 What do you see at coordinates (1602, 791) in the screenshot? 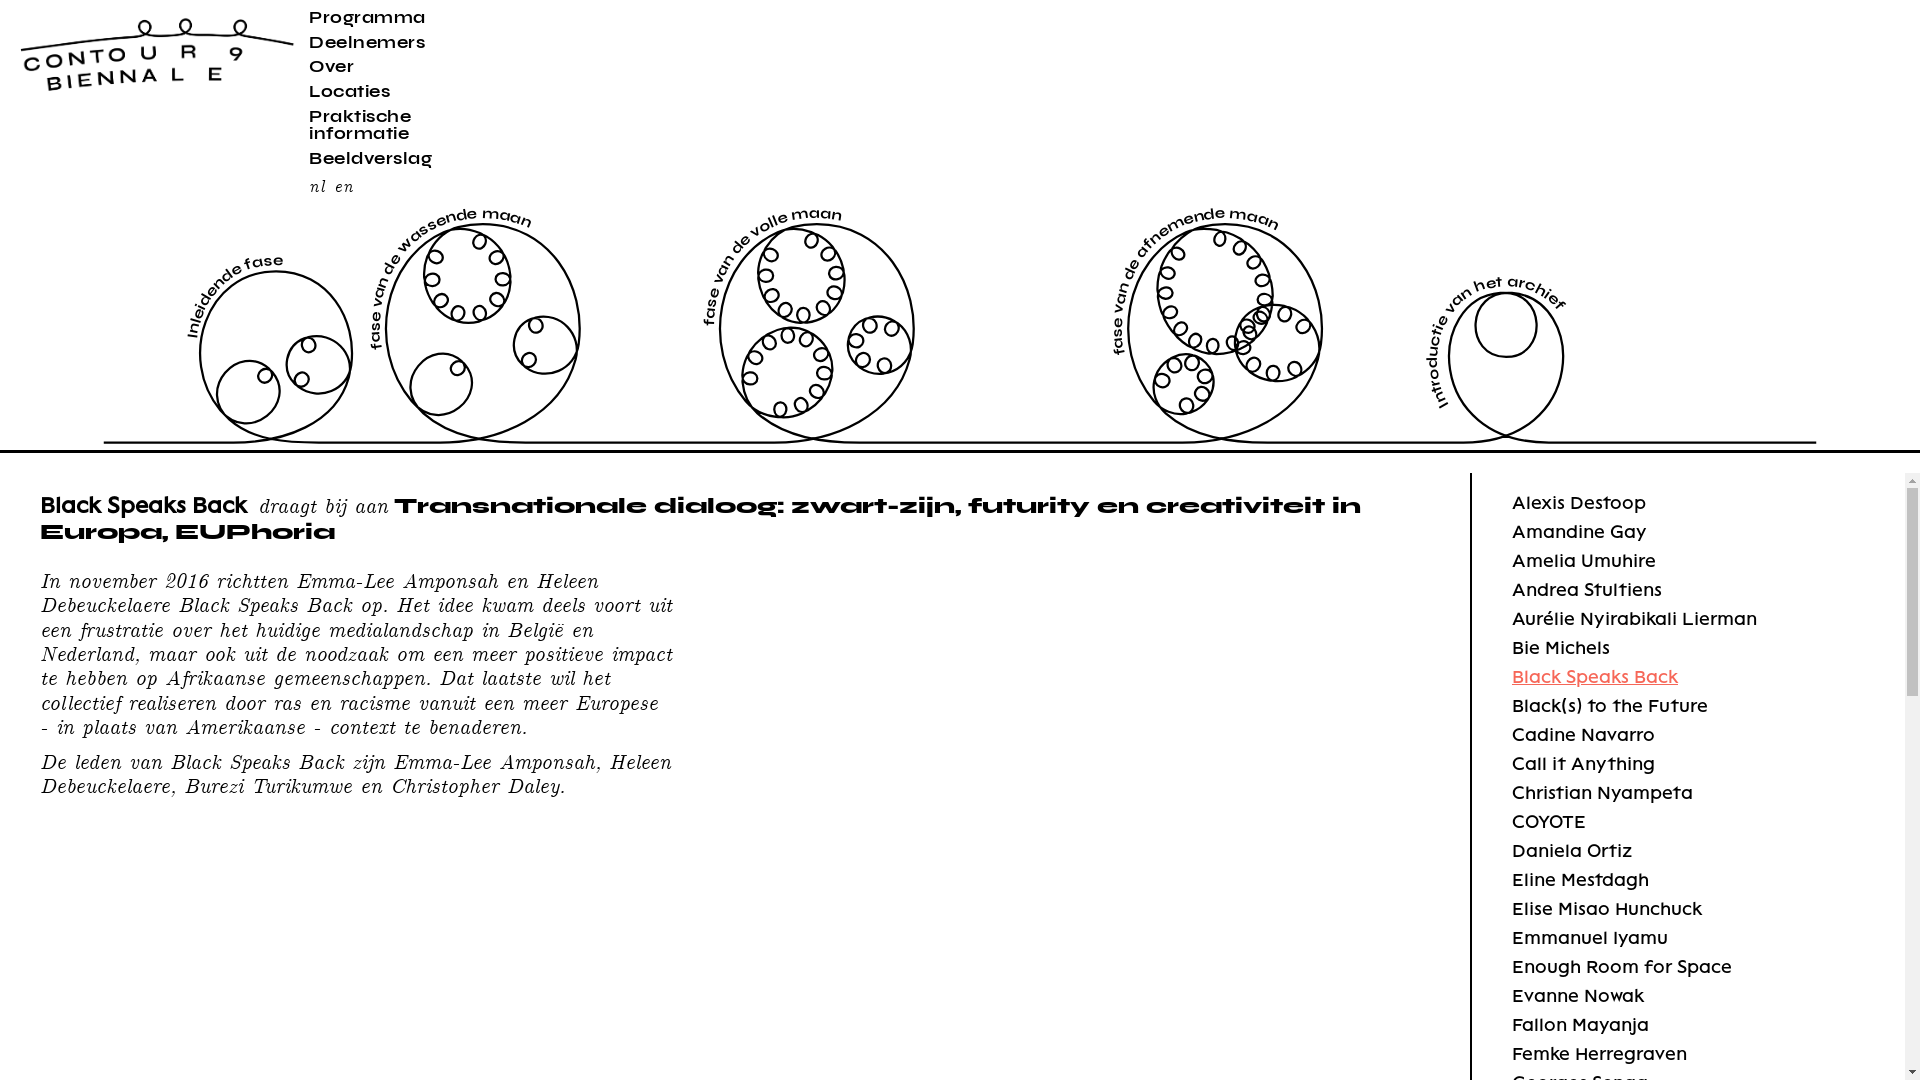
I see `'Christian Nyampeta'` at bounding box center [1602, 791].